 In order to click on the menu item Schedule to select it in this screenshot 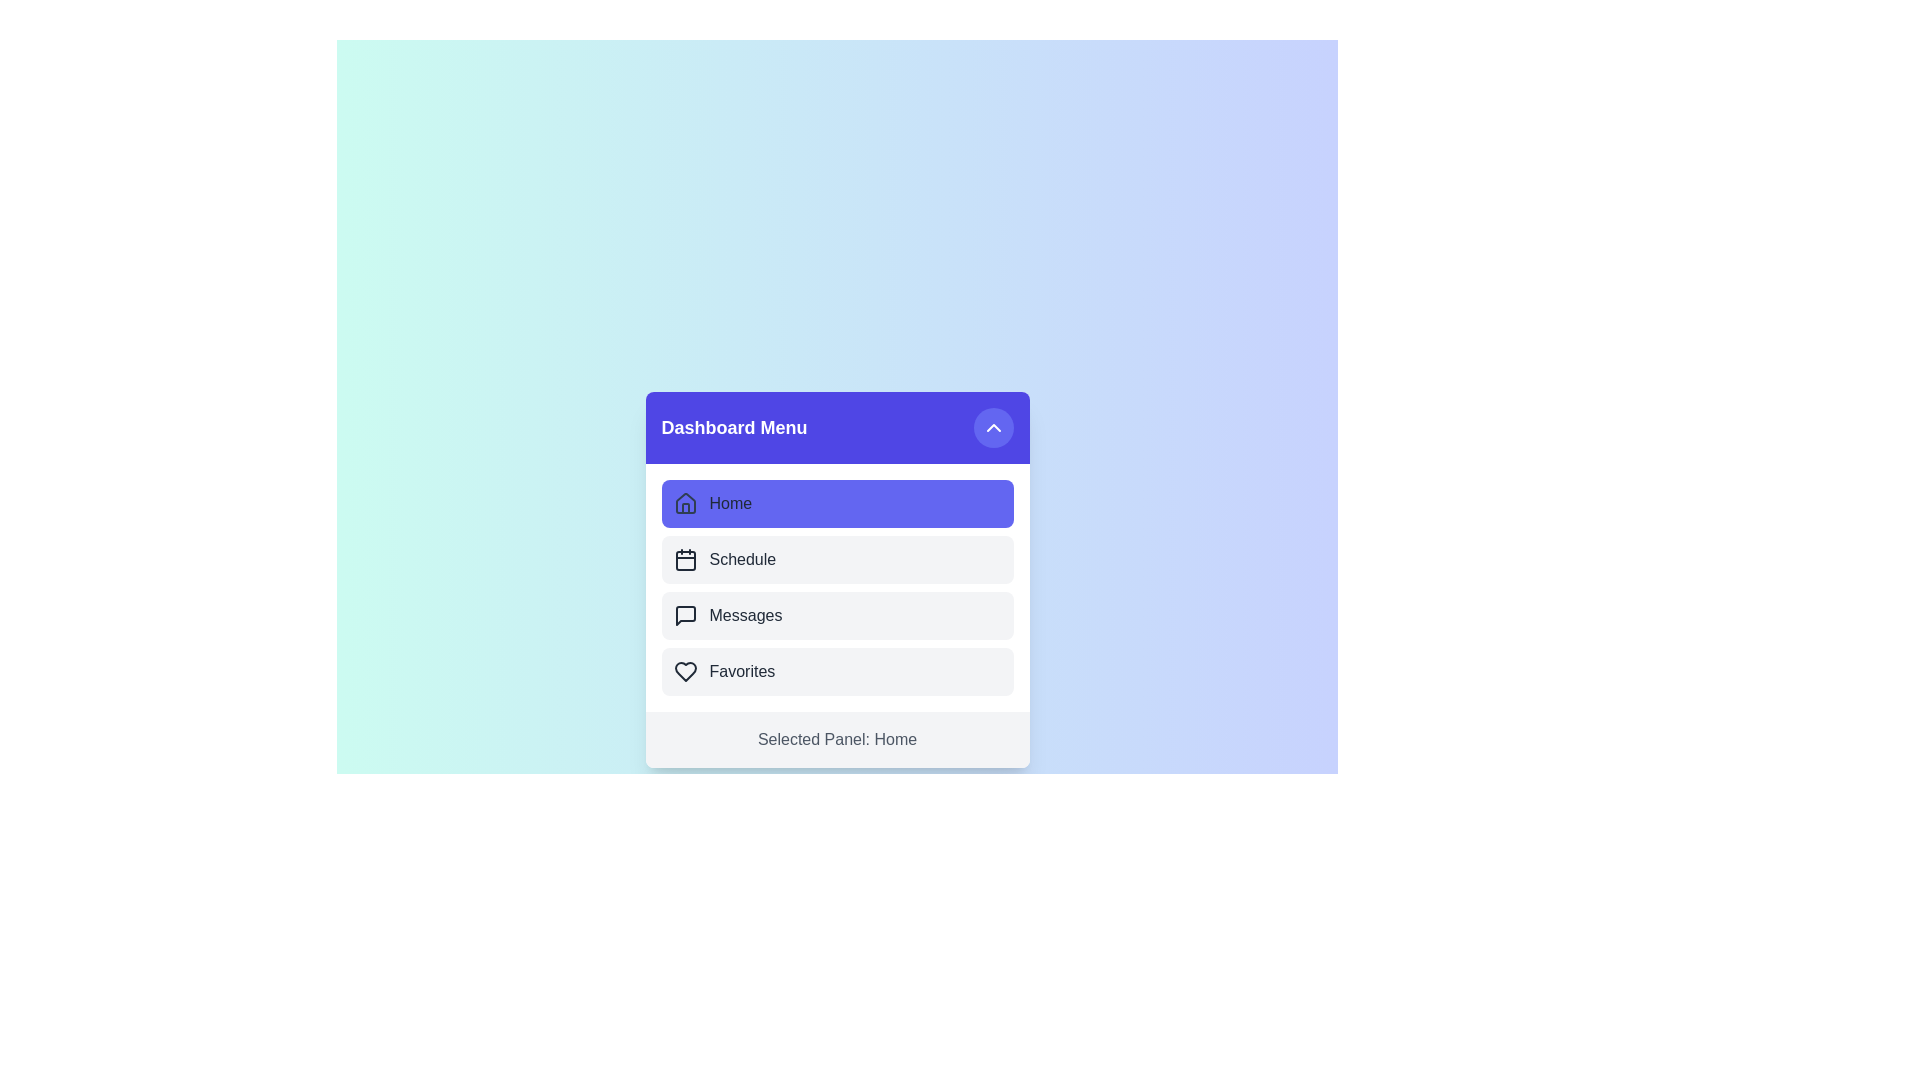, I will do `click(837, 559)`.